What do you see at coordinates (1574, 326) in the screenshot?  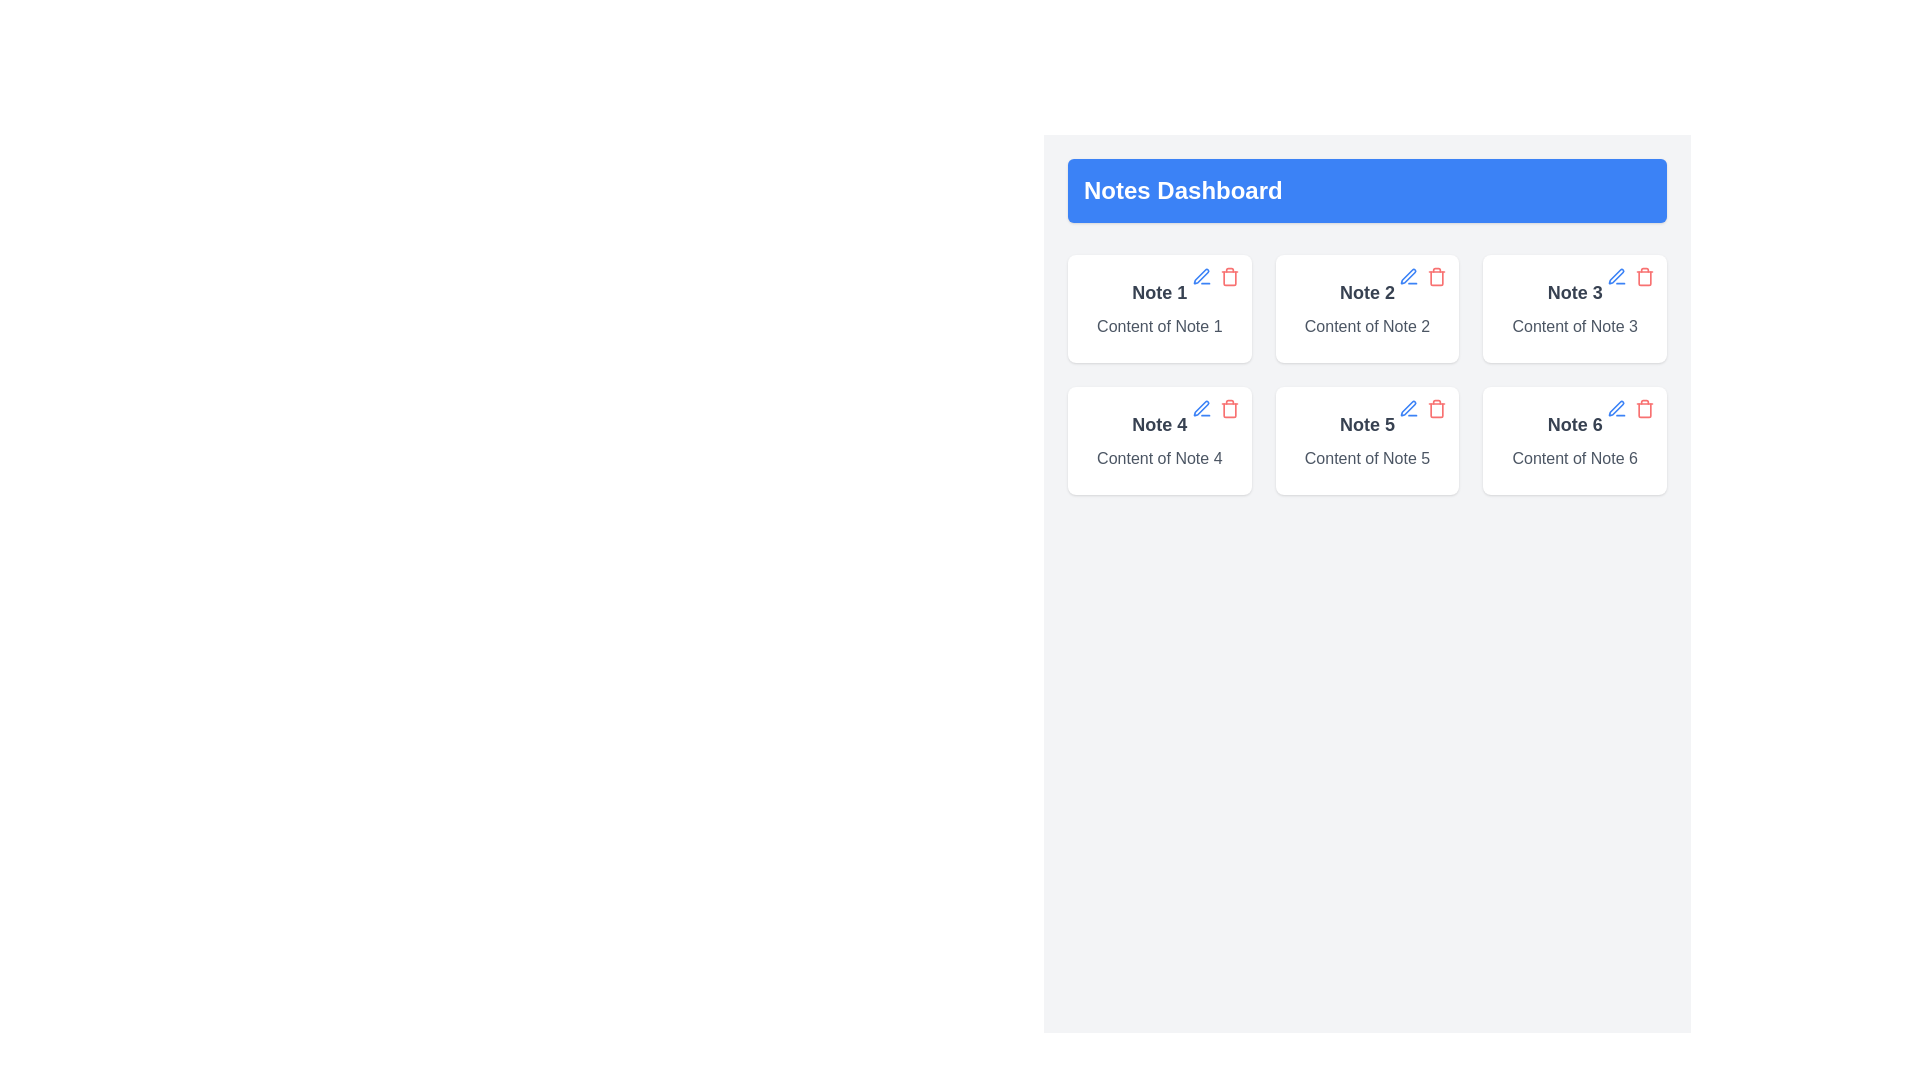 I see `the text displaying 'Content of Note 3', which is centrally located in a card-like layout below the bold 'Note 3' text in the 'Notes Dashboard'` at bounding box center [1574, 326].